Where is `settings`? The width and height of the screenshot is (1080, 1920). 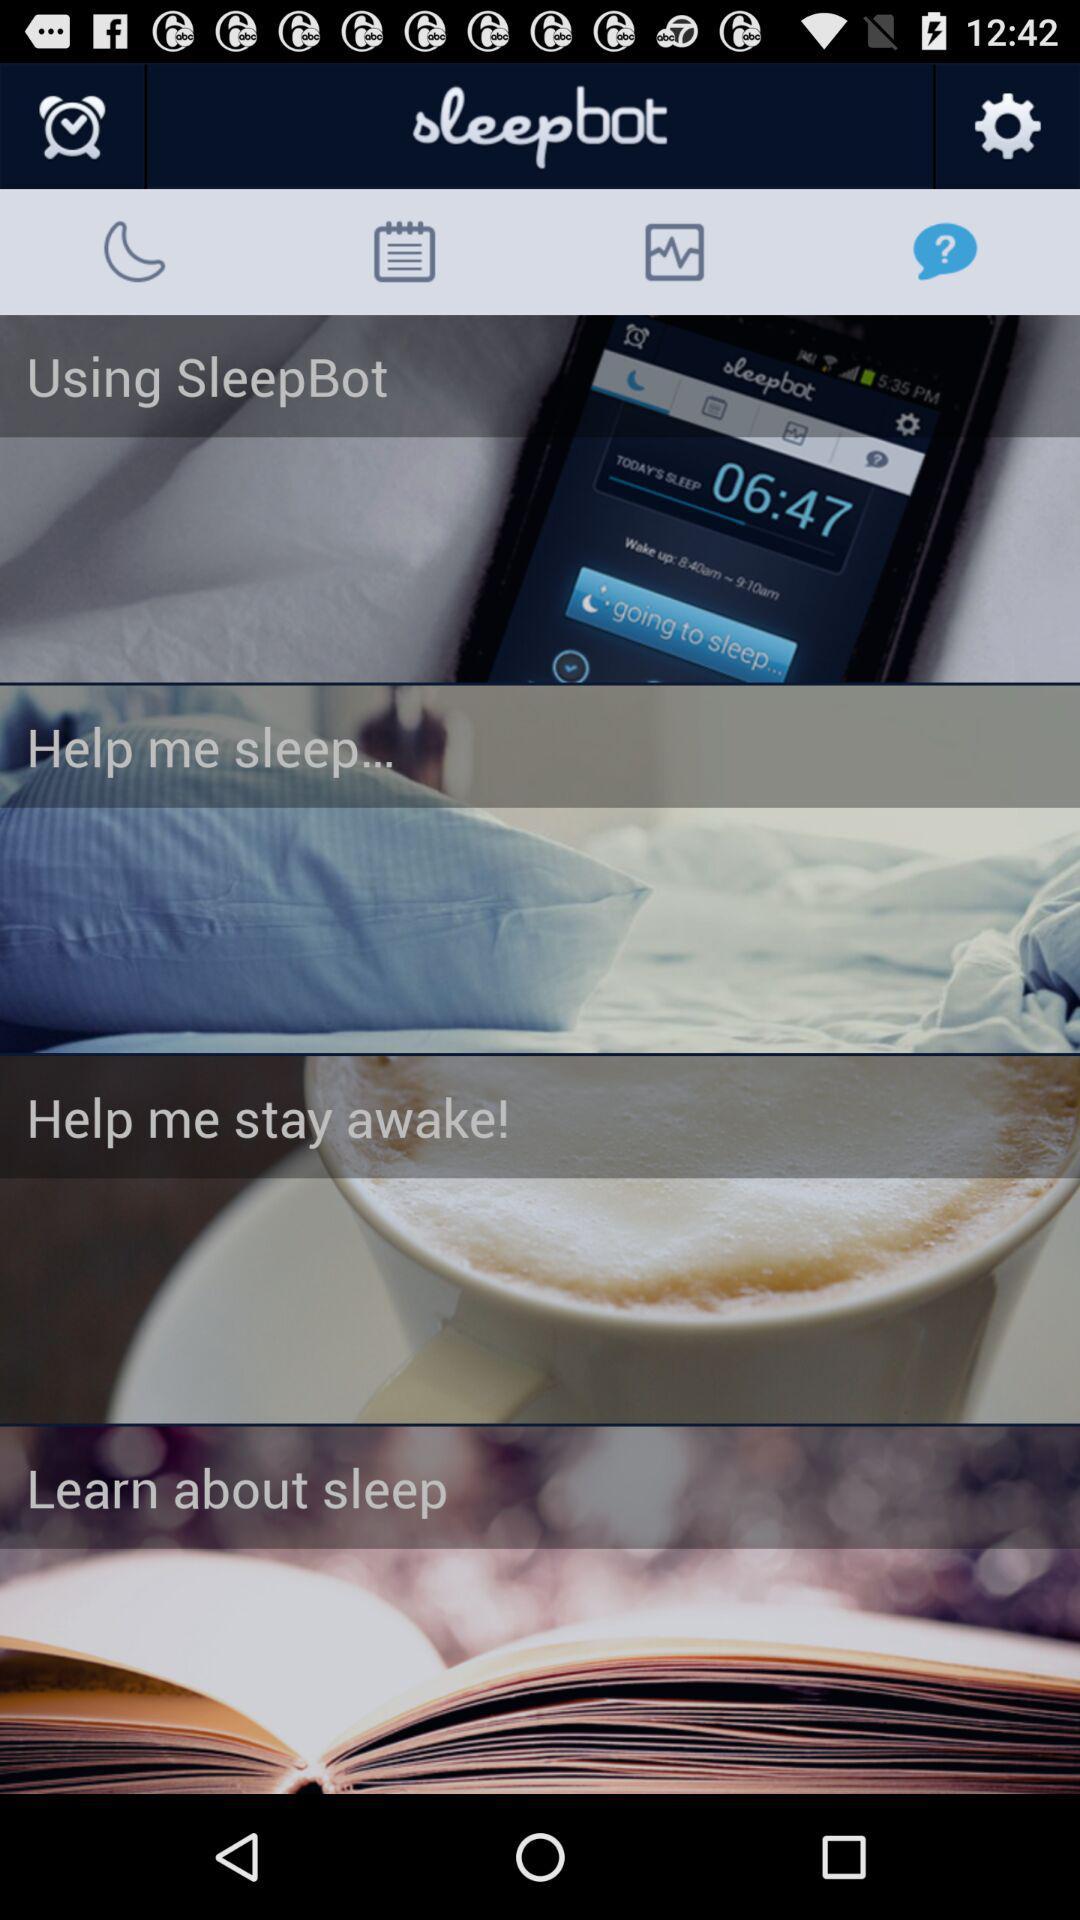
settings is located at coordinates (1006, 126).